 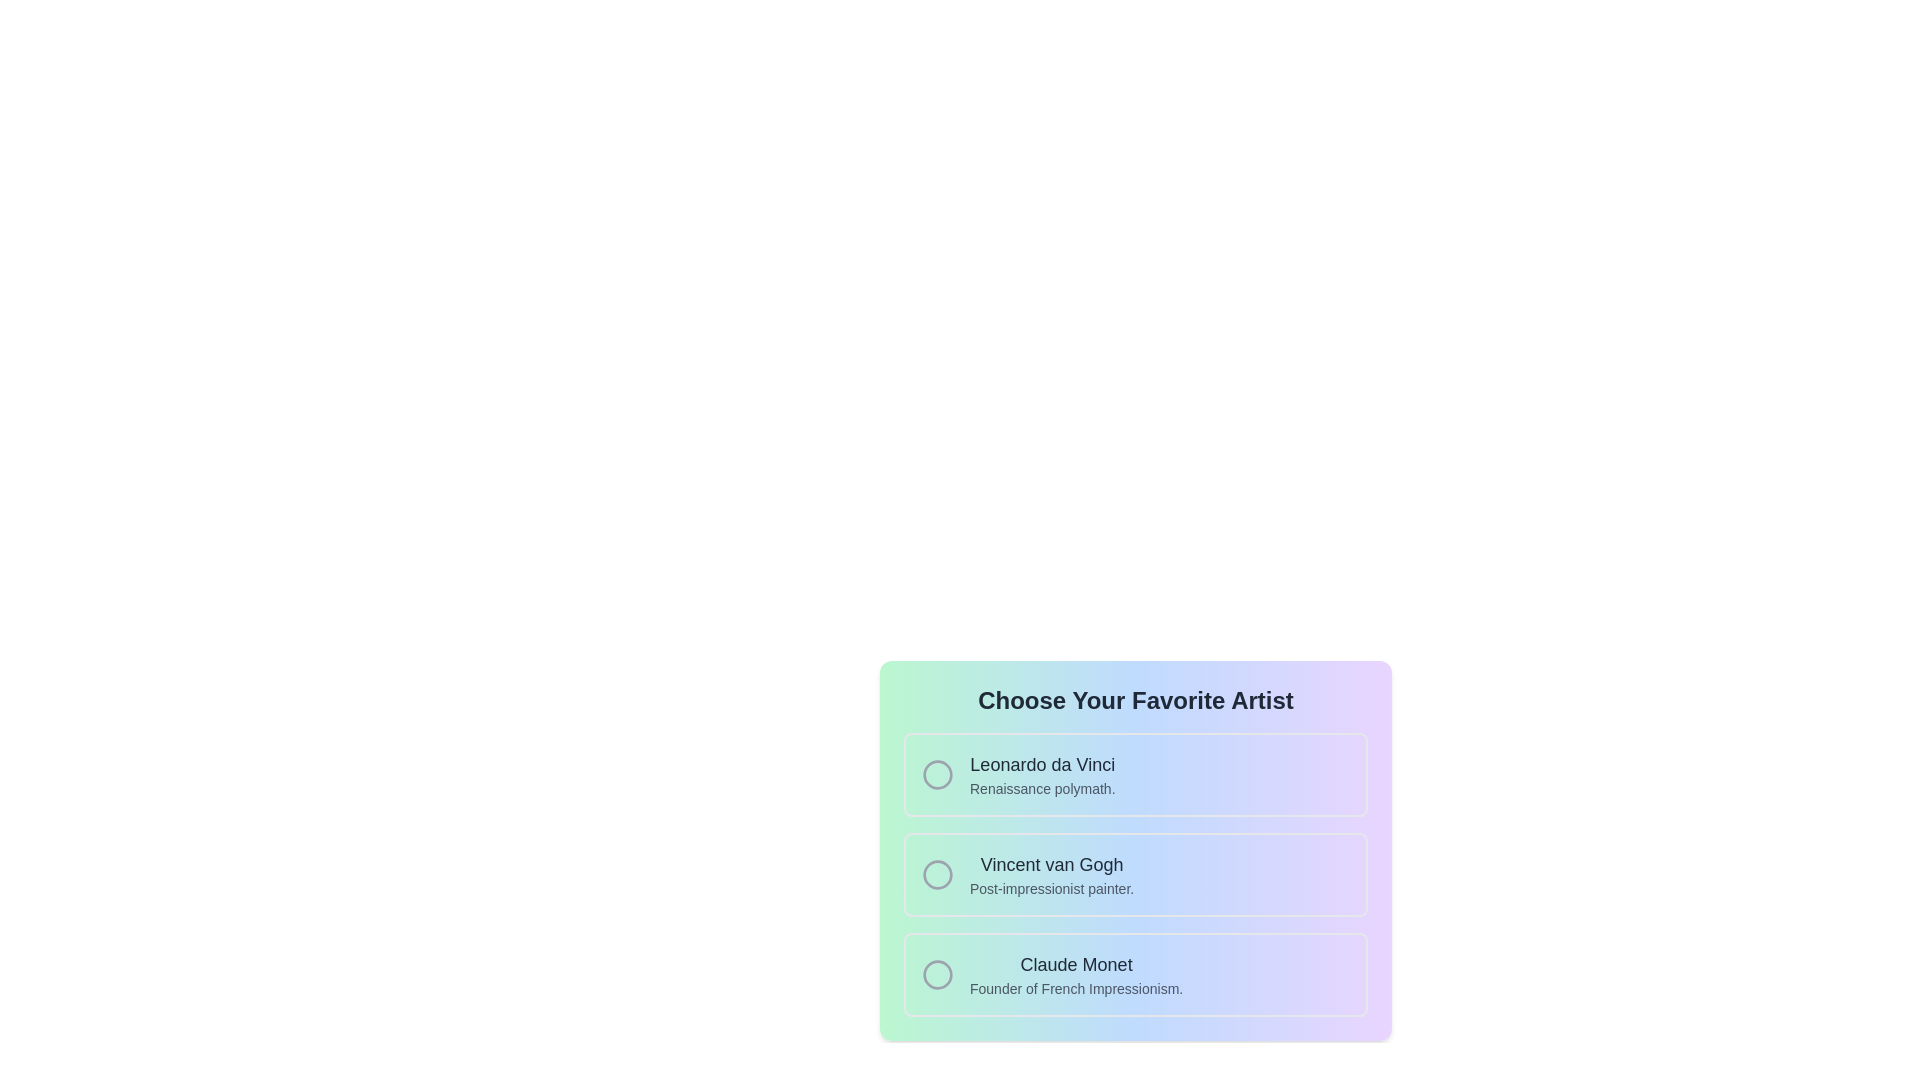 I want to click on the 'Vincent van Gogh' option, which is the second choice in the interactive panel titled 'Choose Your Favorite Artist', so click(x=1136, y=840).